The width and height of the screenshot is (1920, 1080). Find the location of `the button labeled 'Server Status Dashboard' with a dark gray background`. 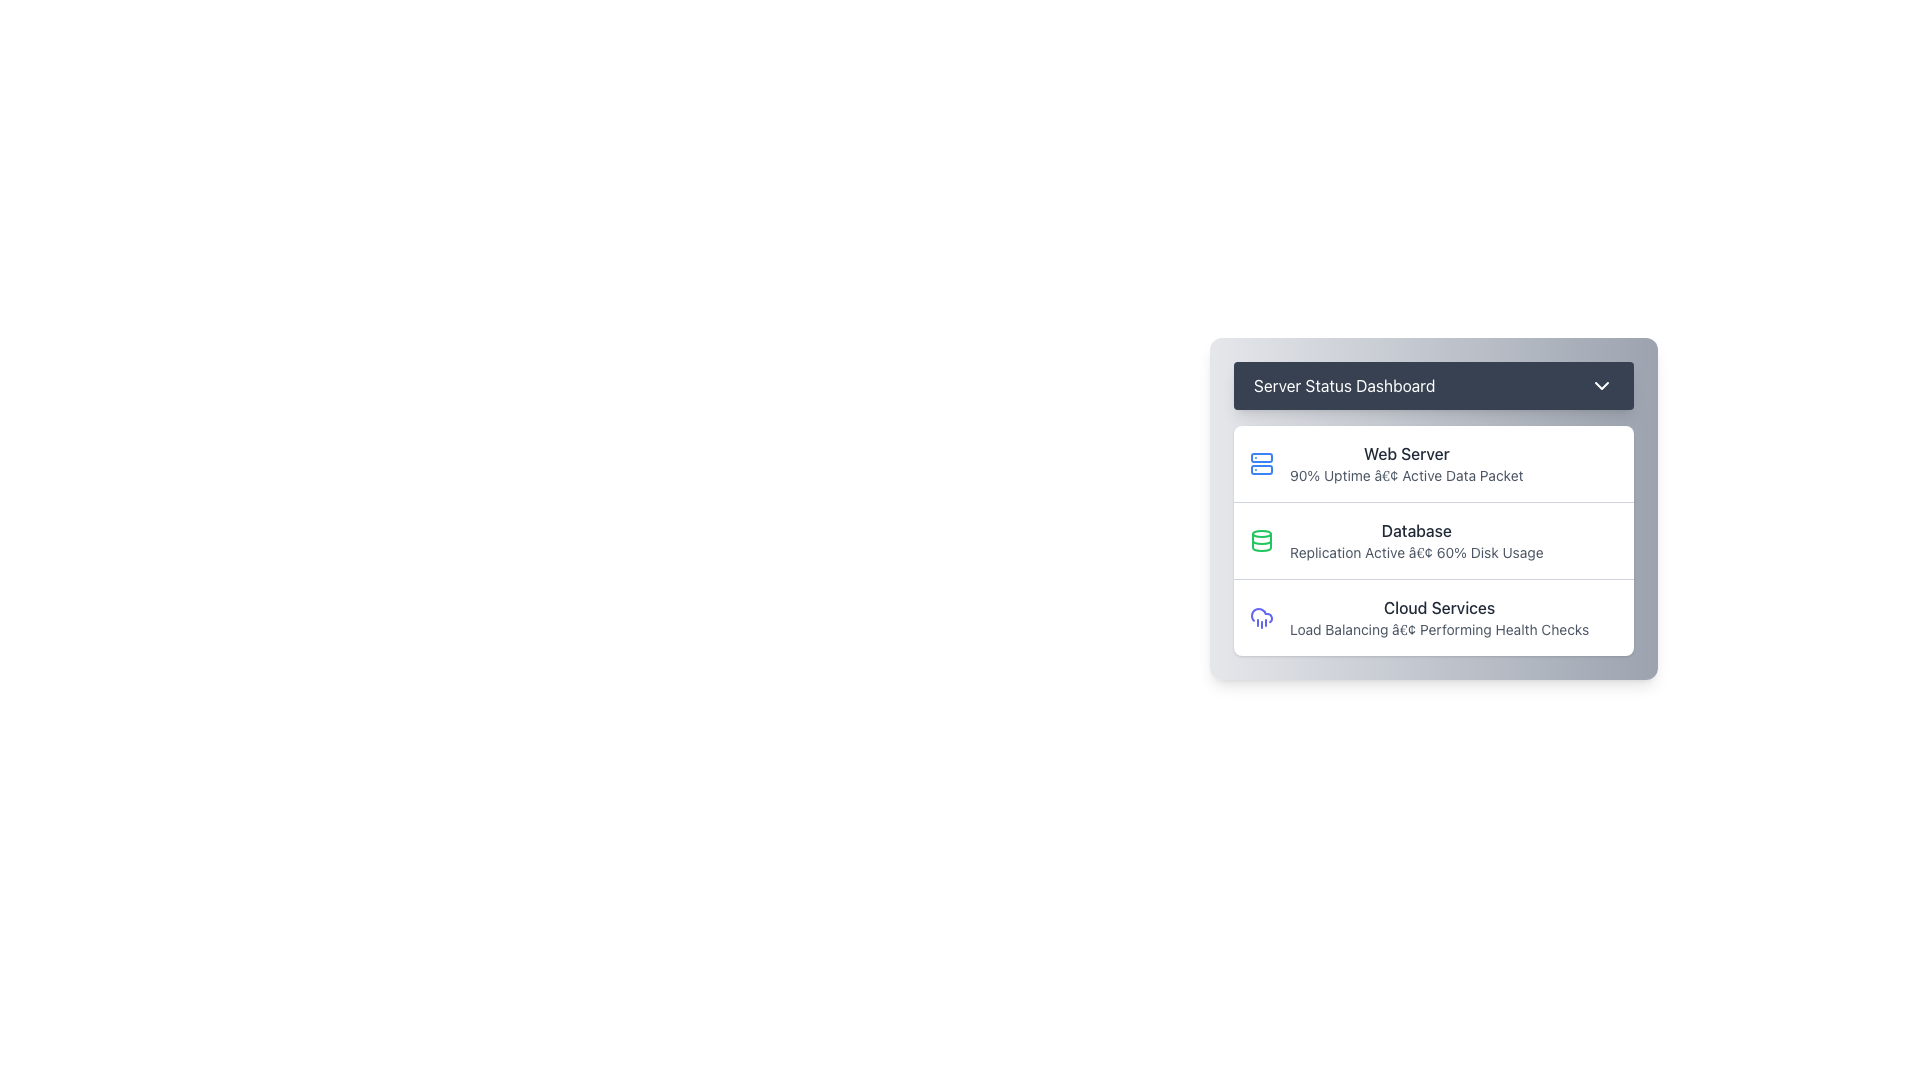

the button labeled 'Server Status Dashboard' with a dark gray background is located at coordinates (1433, 385).